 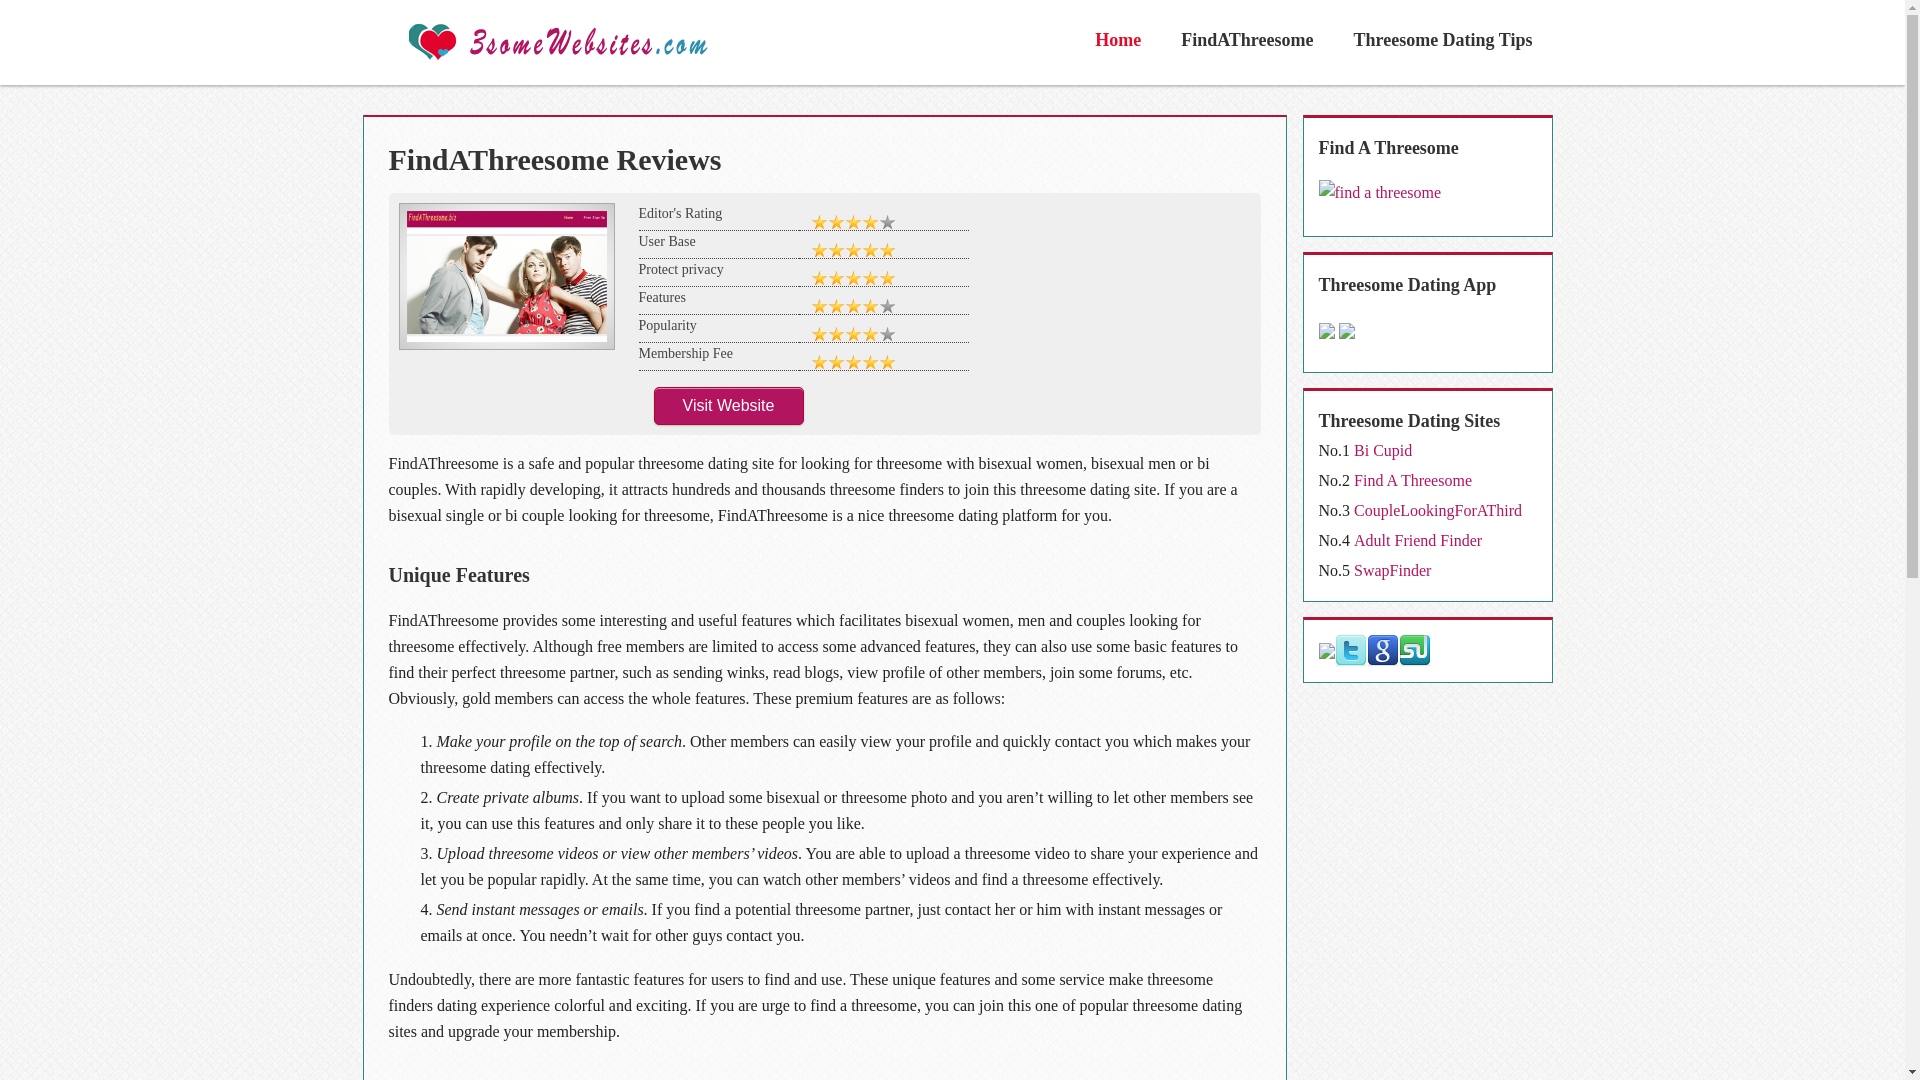 What do you see at coordinates (1117, 39) in the screenshot?
I see `'Home'` at bounding box center [1117, 39].